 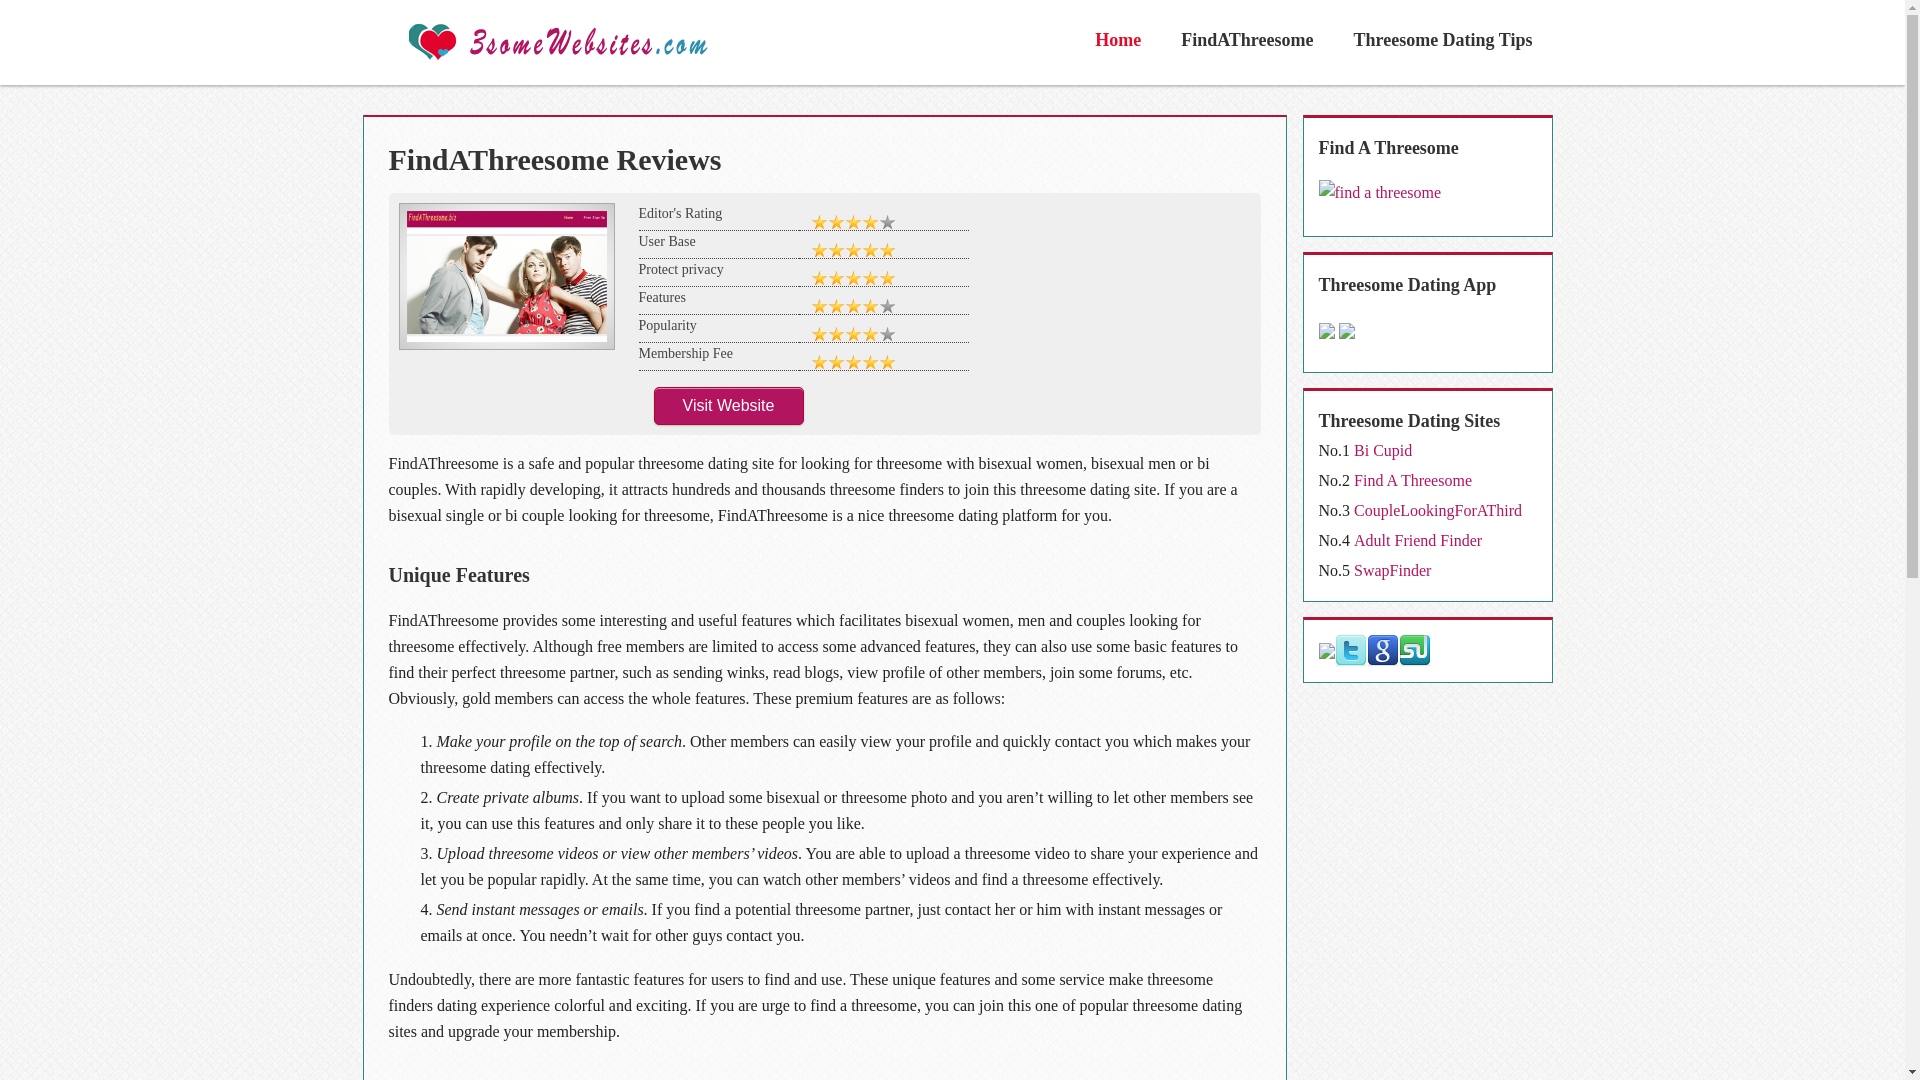 What do you see at coordinates (1117, 39) in the screenshot?
I see `'Home'` at bounding box center [1117, 39].